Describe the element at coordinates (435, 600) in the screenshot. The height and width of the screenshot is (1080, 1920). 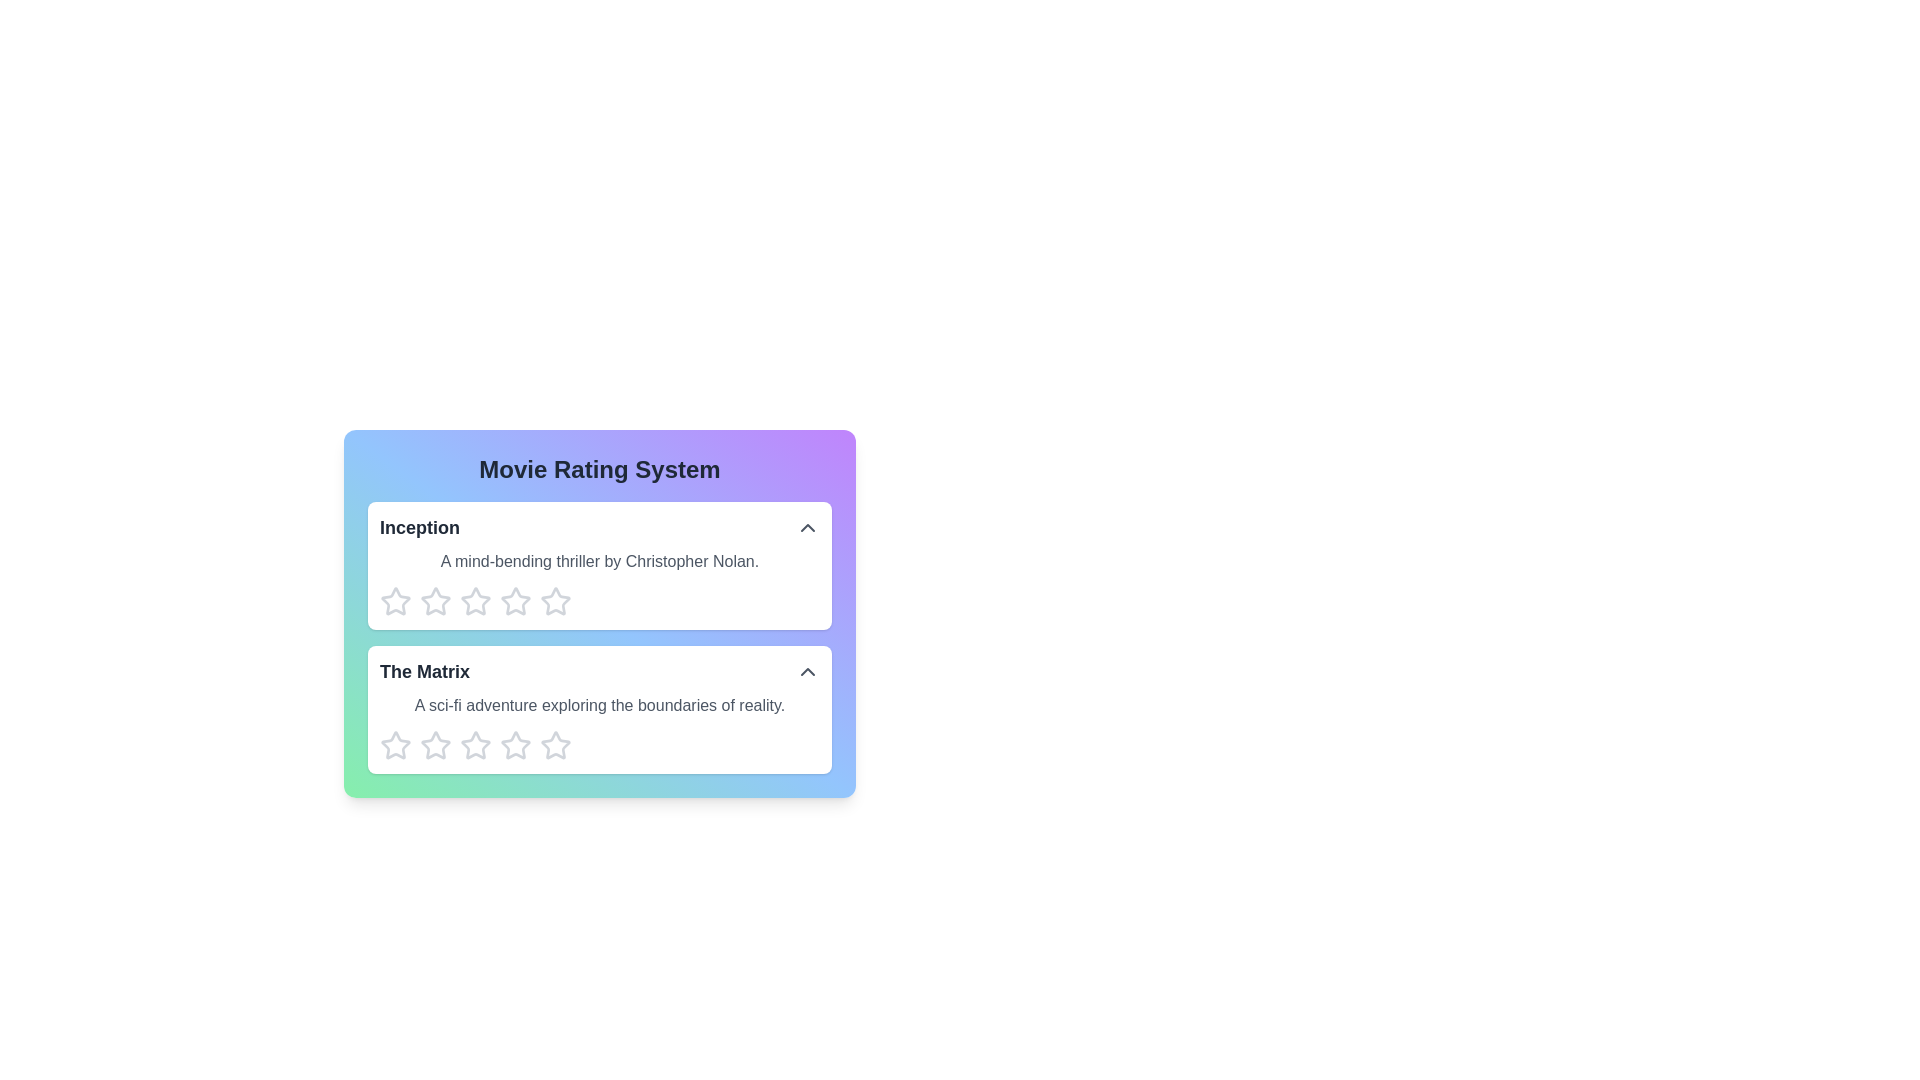
I see `the first star icon in the rating row under the movie titled 'Inception'` at that location.